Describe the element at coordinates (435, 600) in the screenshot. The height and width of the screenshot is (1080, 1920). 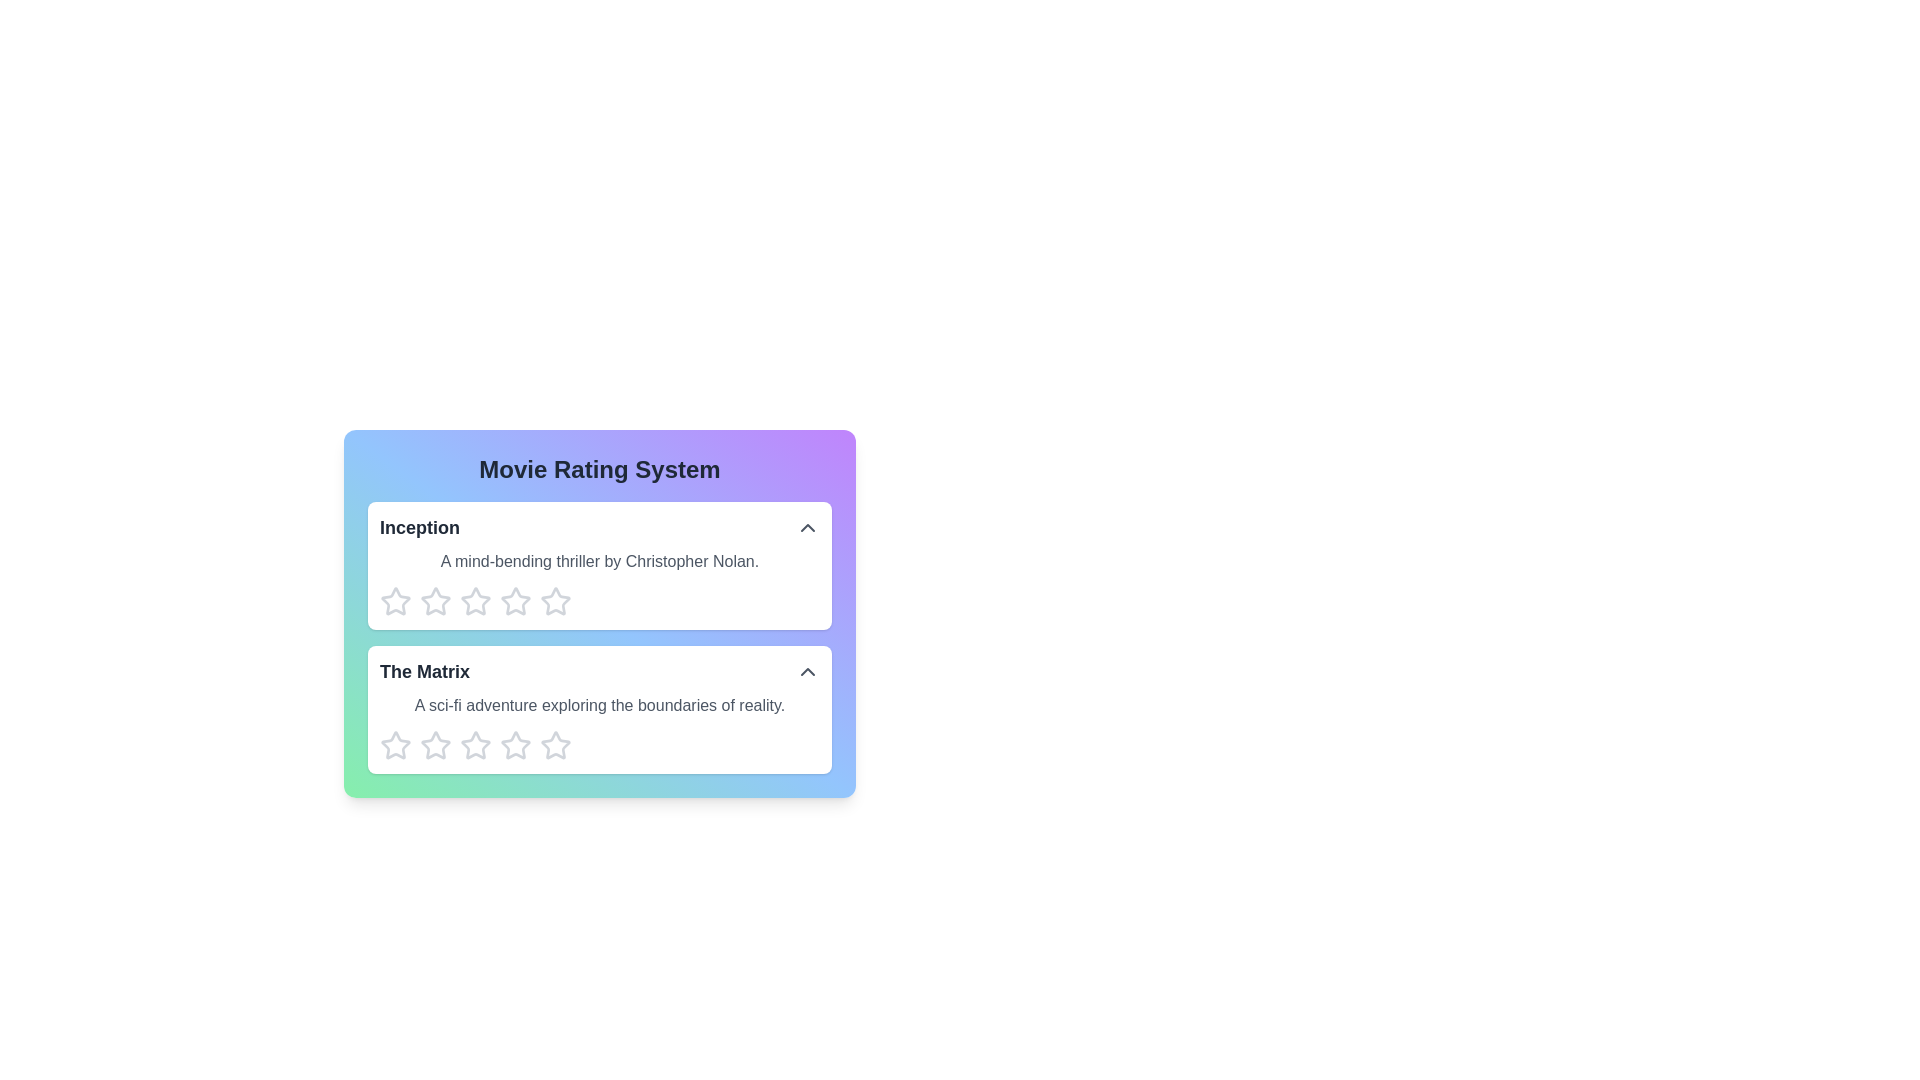
I see `the first star icon in the rating row under the movie titled 'Inception'` at that location.